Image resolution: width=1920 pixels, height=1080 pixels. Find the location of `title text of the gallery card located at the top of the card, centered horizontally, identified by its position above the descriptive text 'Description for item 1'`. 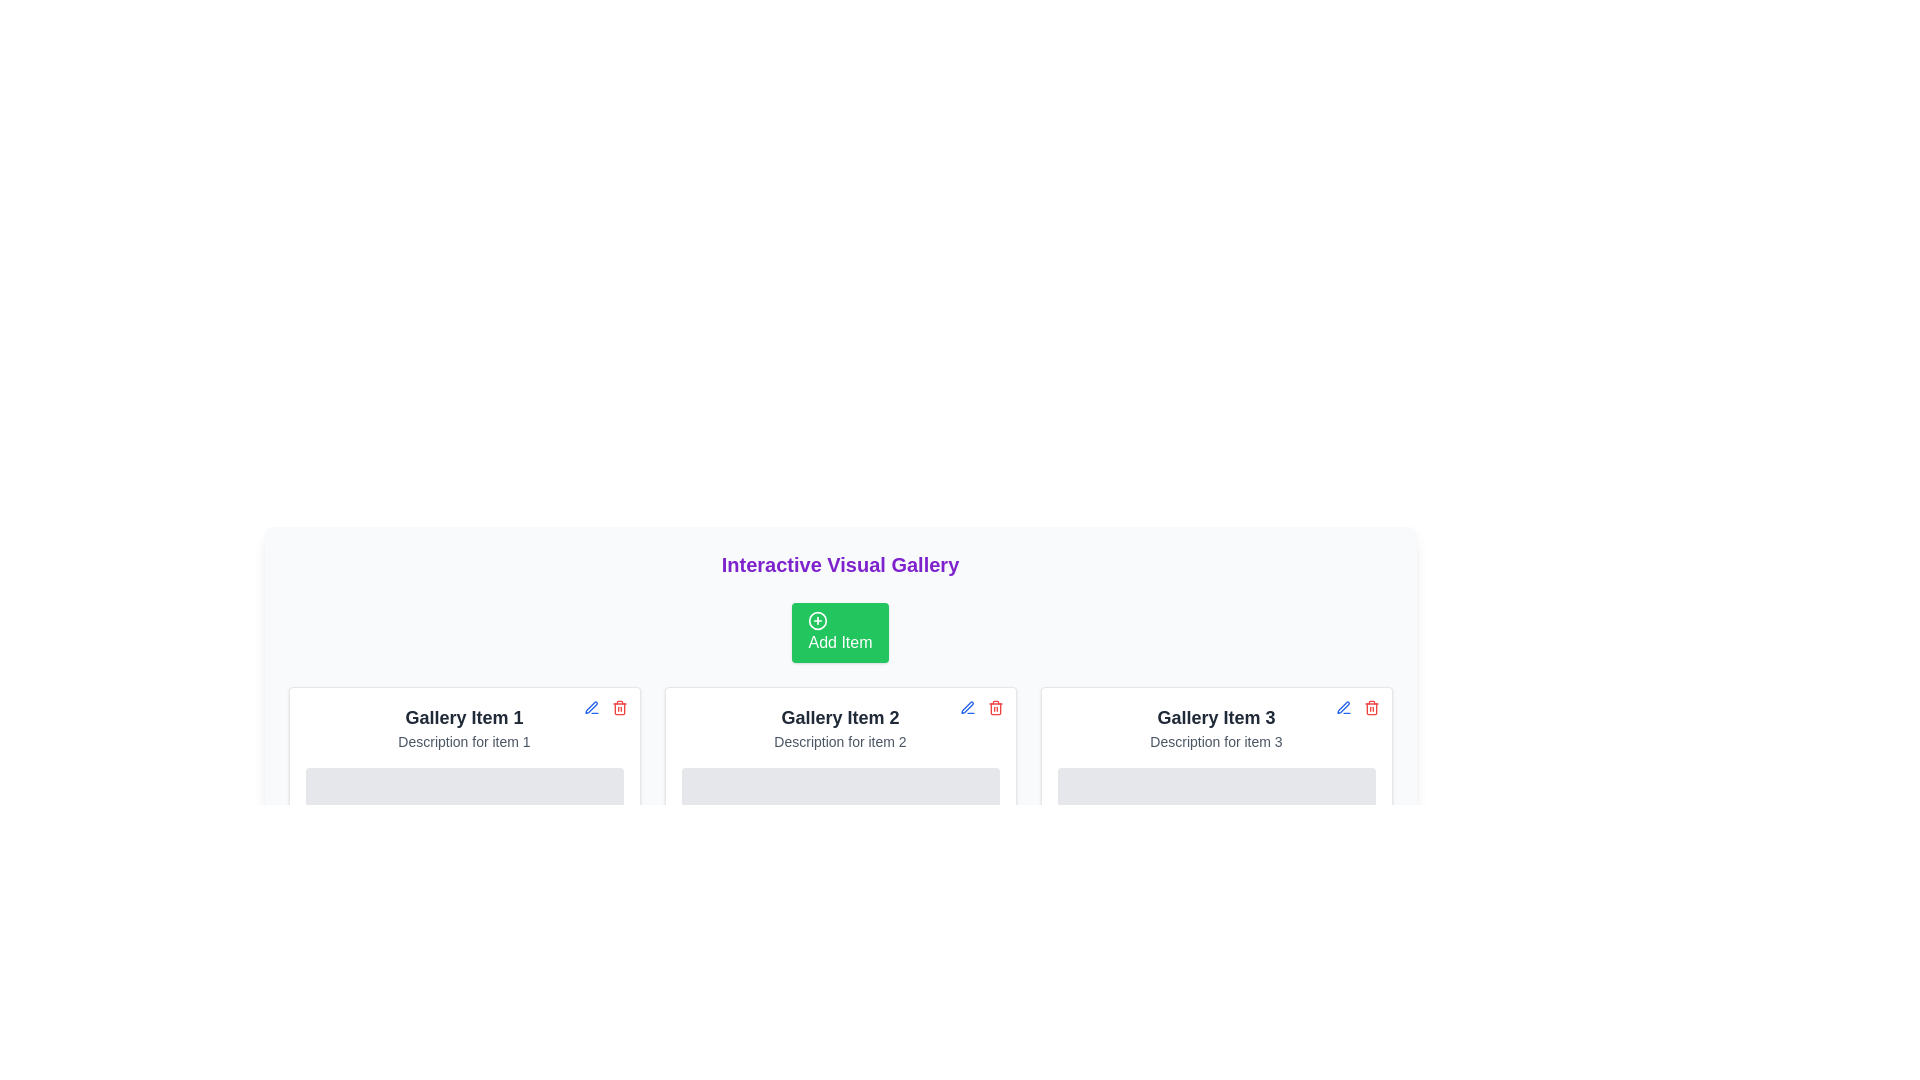

title text of the gallery card located at the top of the card, centered horizontally, identified by its position above the descriptive text 'Description for item 1' is located at coordinates (463, 716).